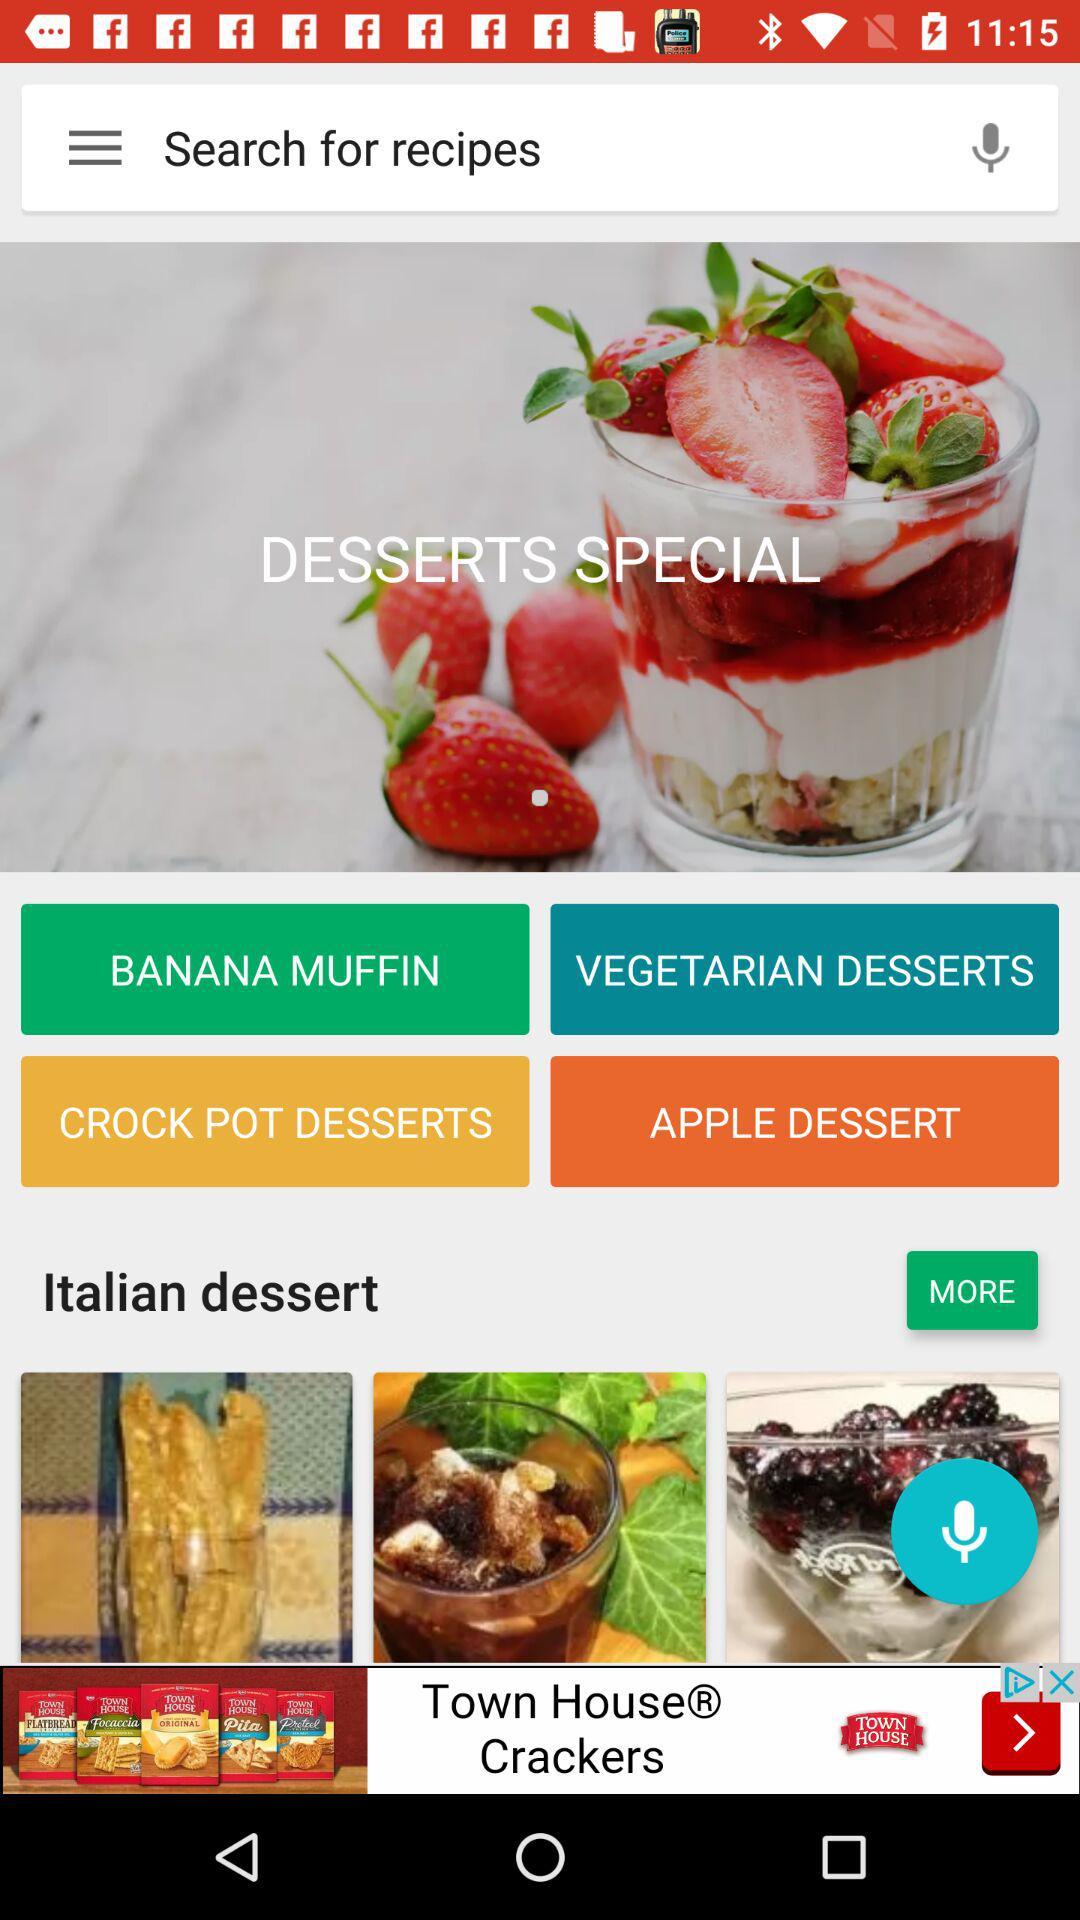  What do you see at coordinates (990, 146) in the screenshot?
I see `to voice` at bounding box center [990, 146].